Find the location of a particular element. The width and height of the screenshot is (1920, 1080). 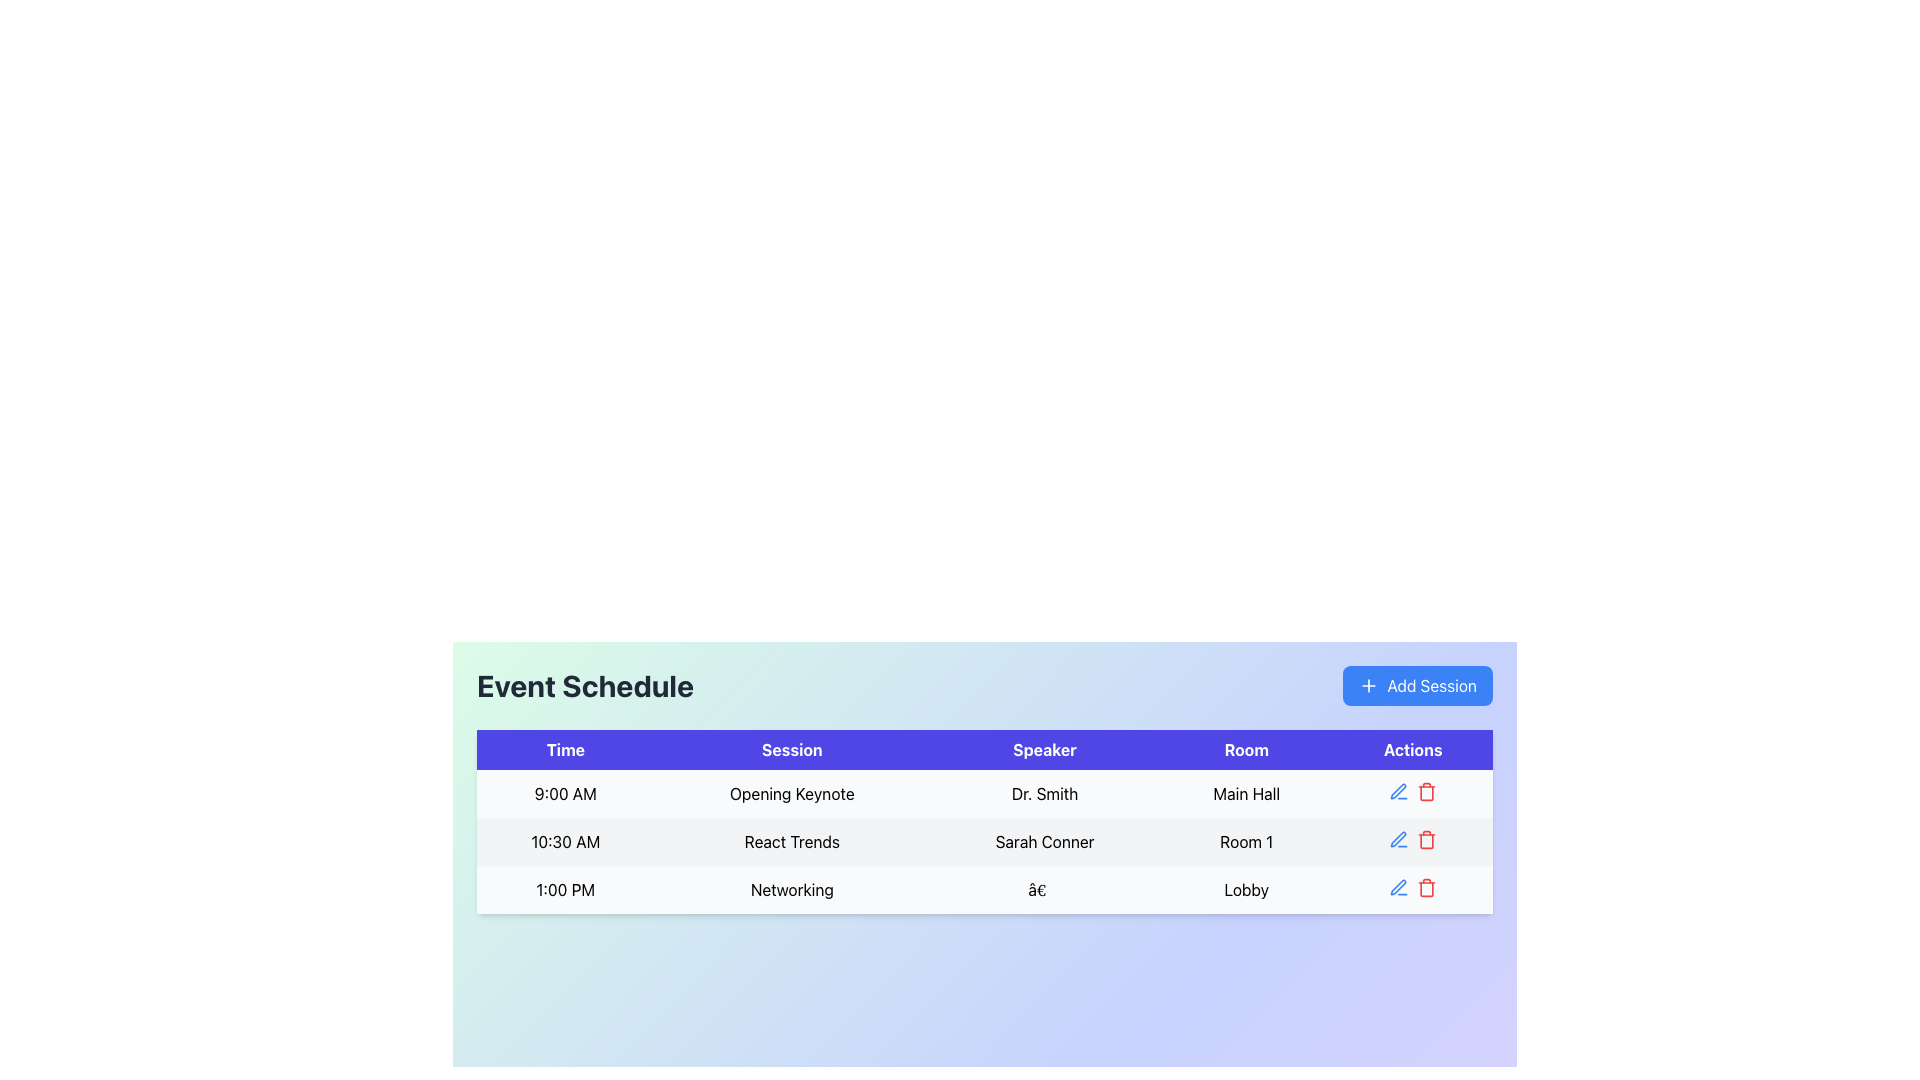

the group of interactive icons (pencil and trash can) for the '1:00 PM Networking—Lobby' event is located at coordinates (1412, 886).